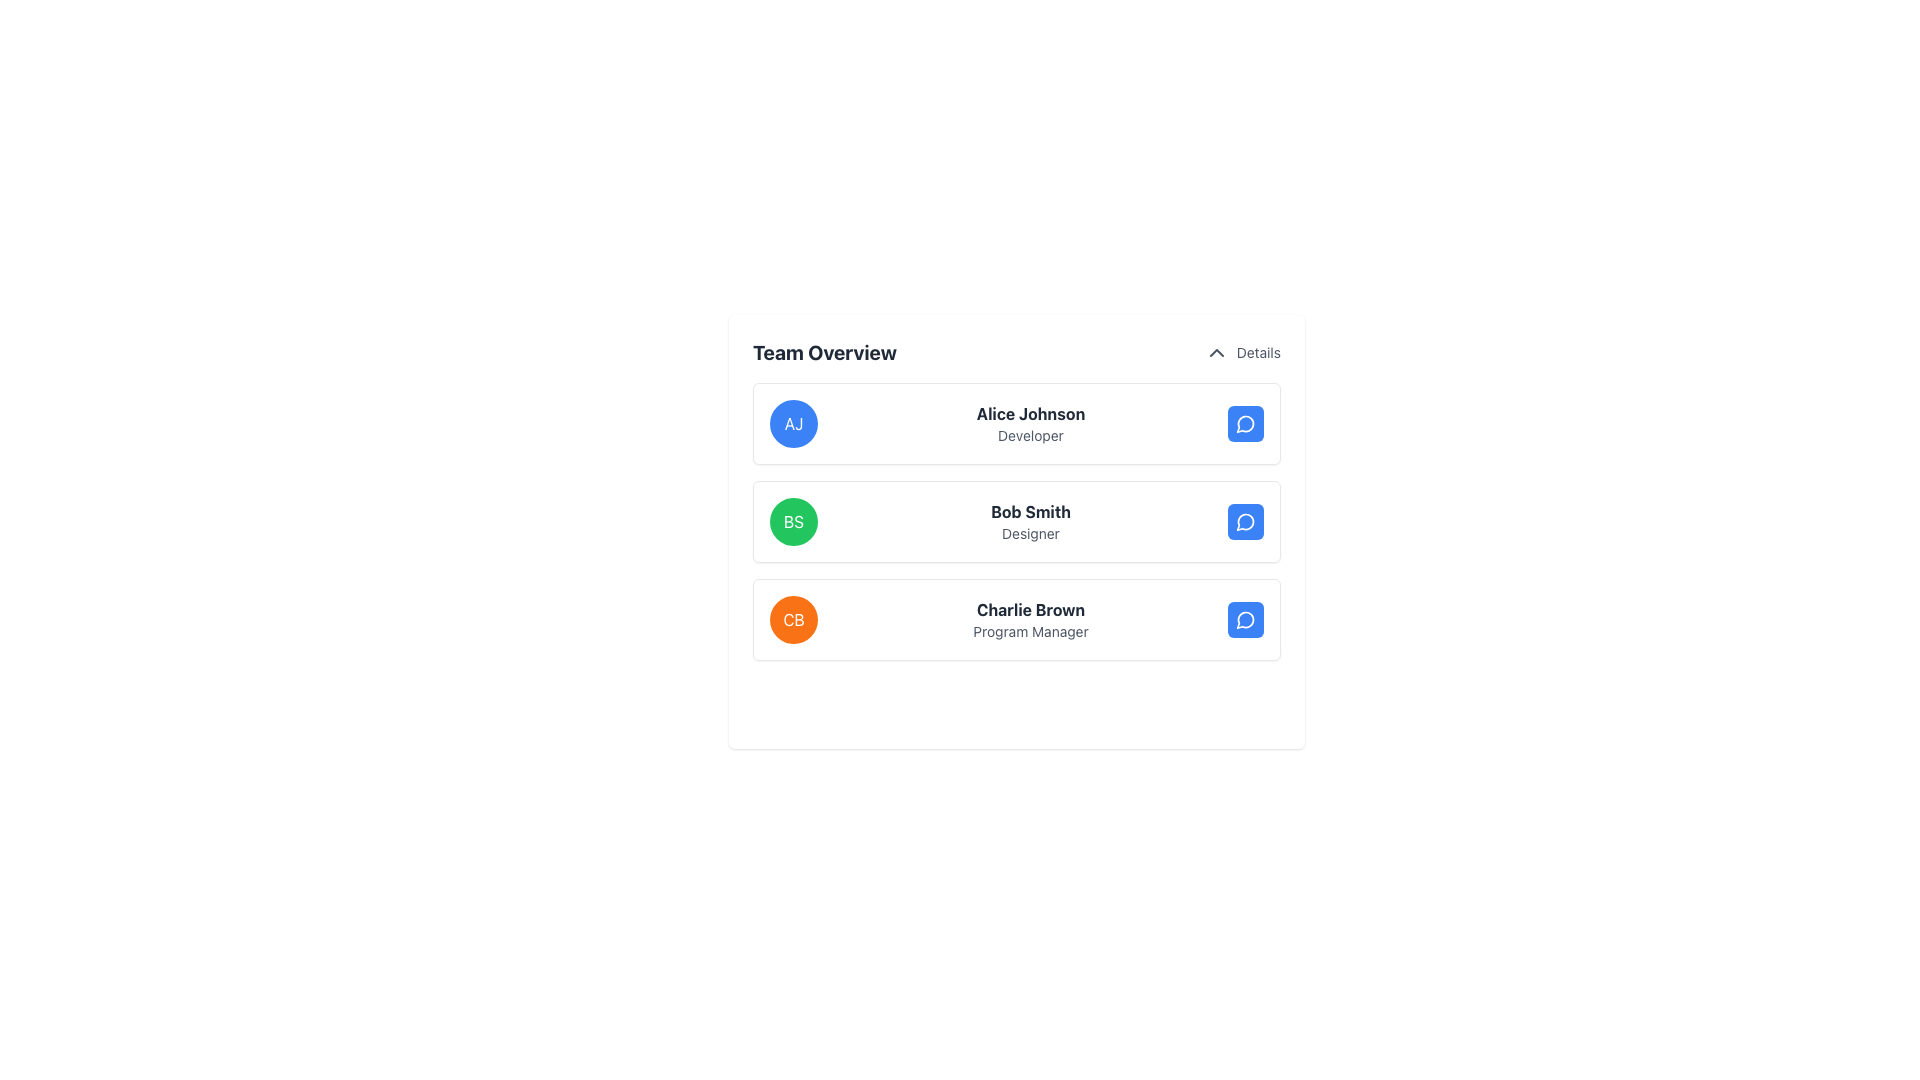 This screenshot has width=1920, height=1080. I want to click on the blue circular avatar with the white text 'AJ' representing 'Alice Johnson, Developer', so click(792, 423).